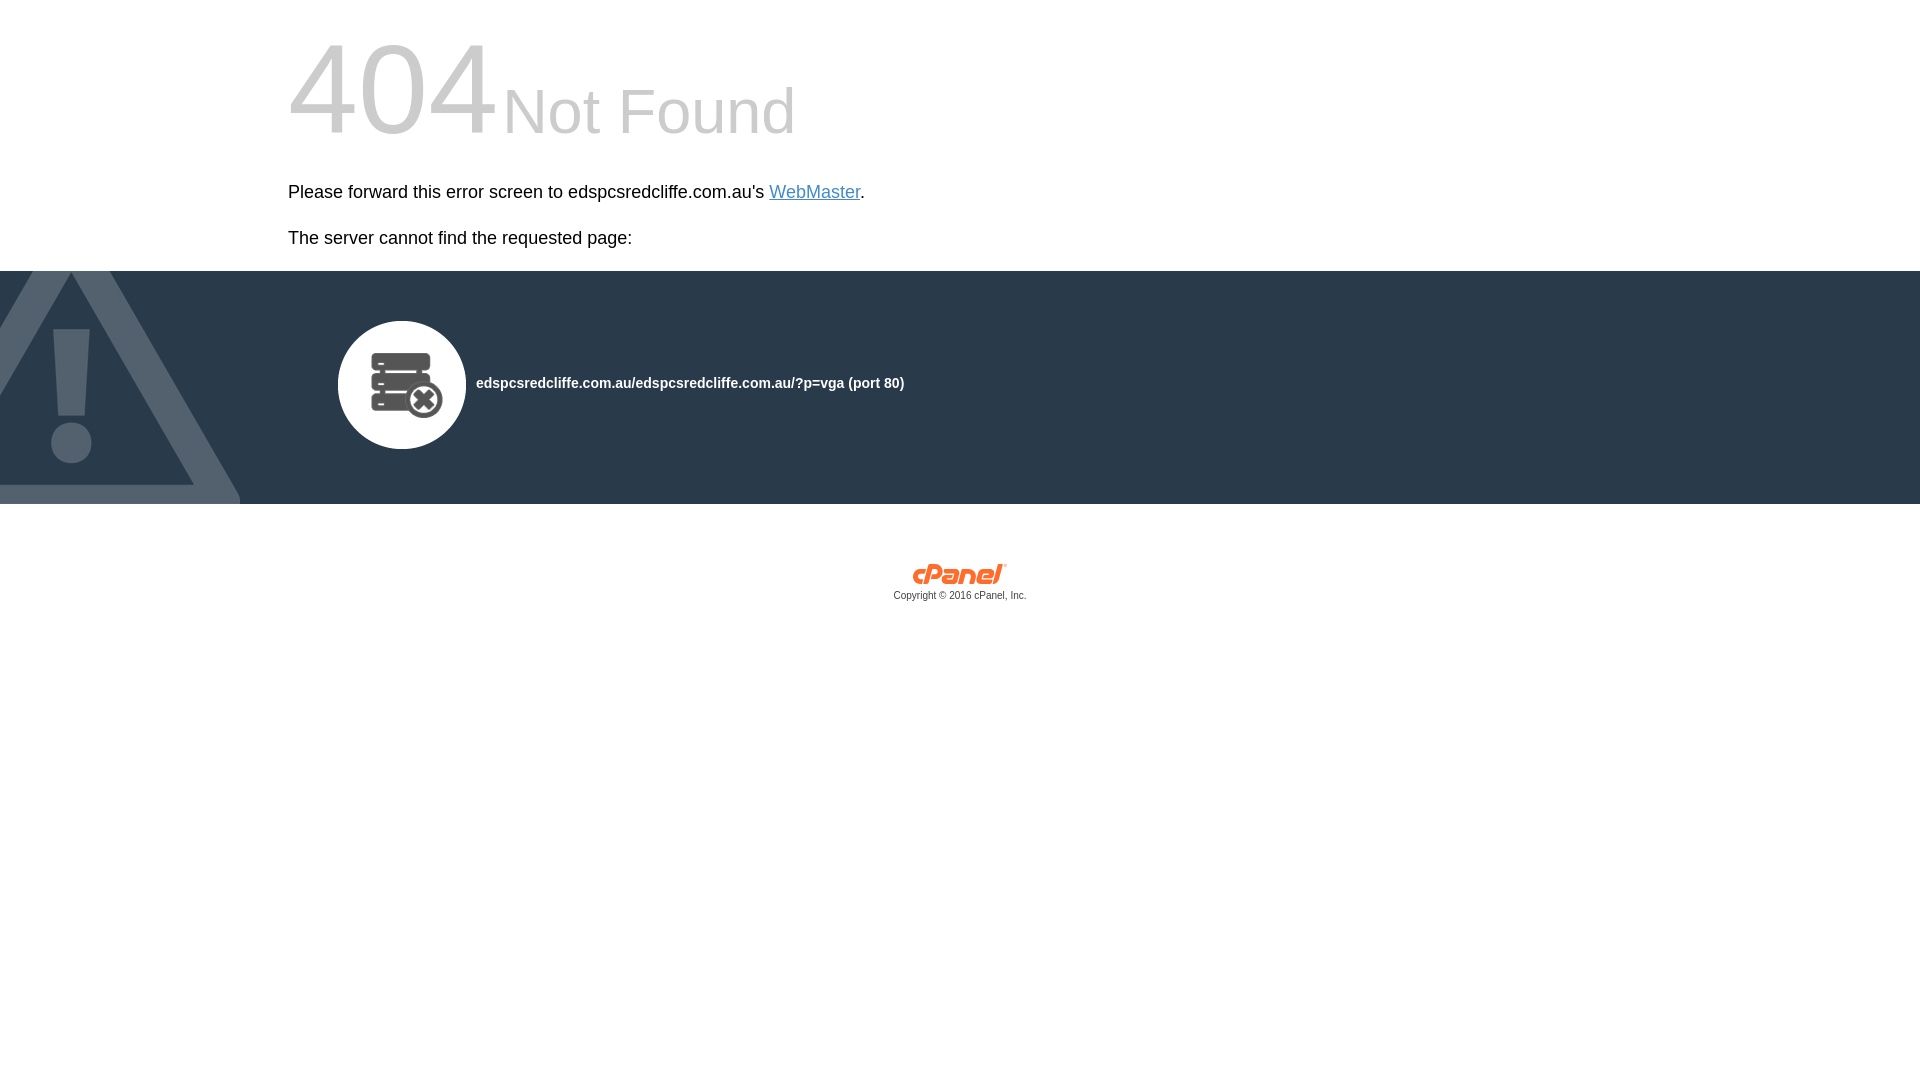 Image resolution: width=1920 pixels, height=1080 pixels. I want to click on 'WebMaster', so click(814, 192).